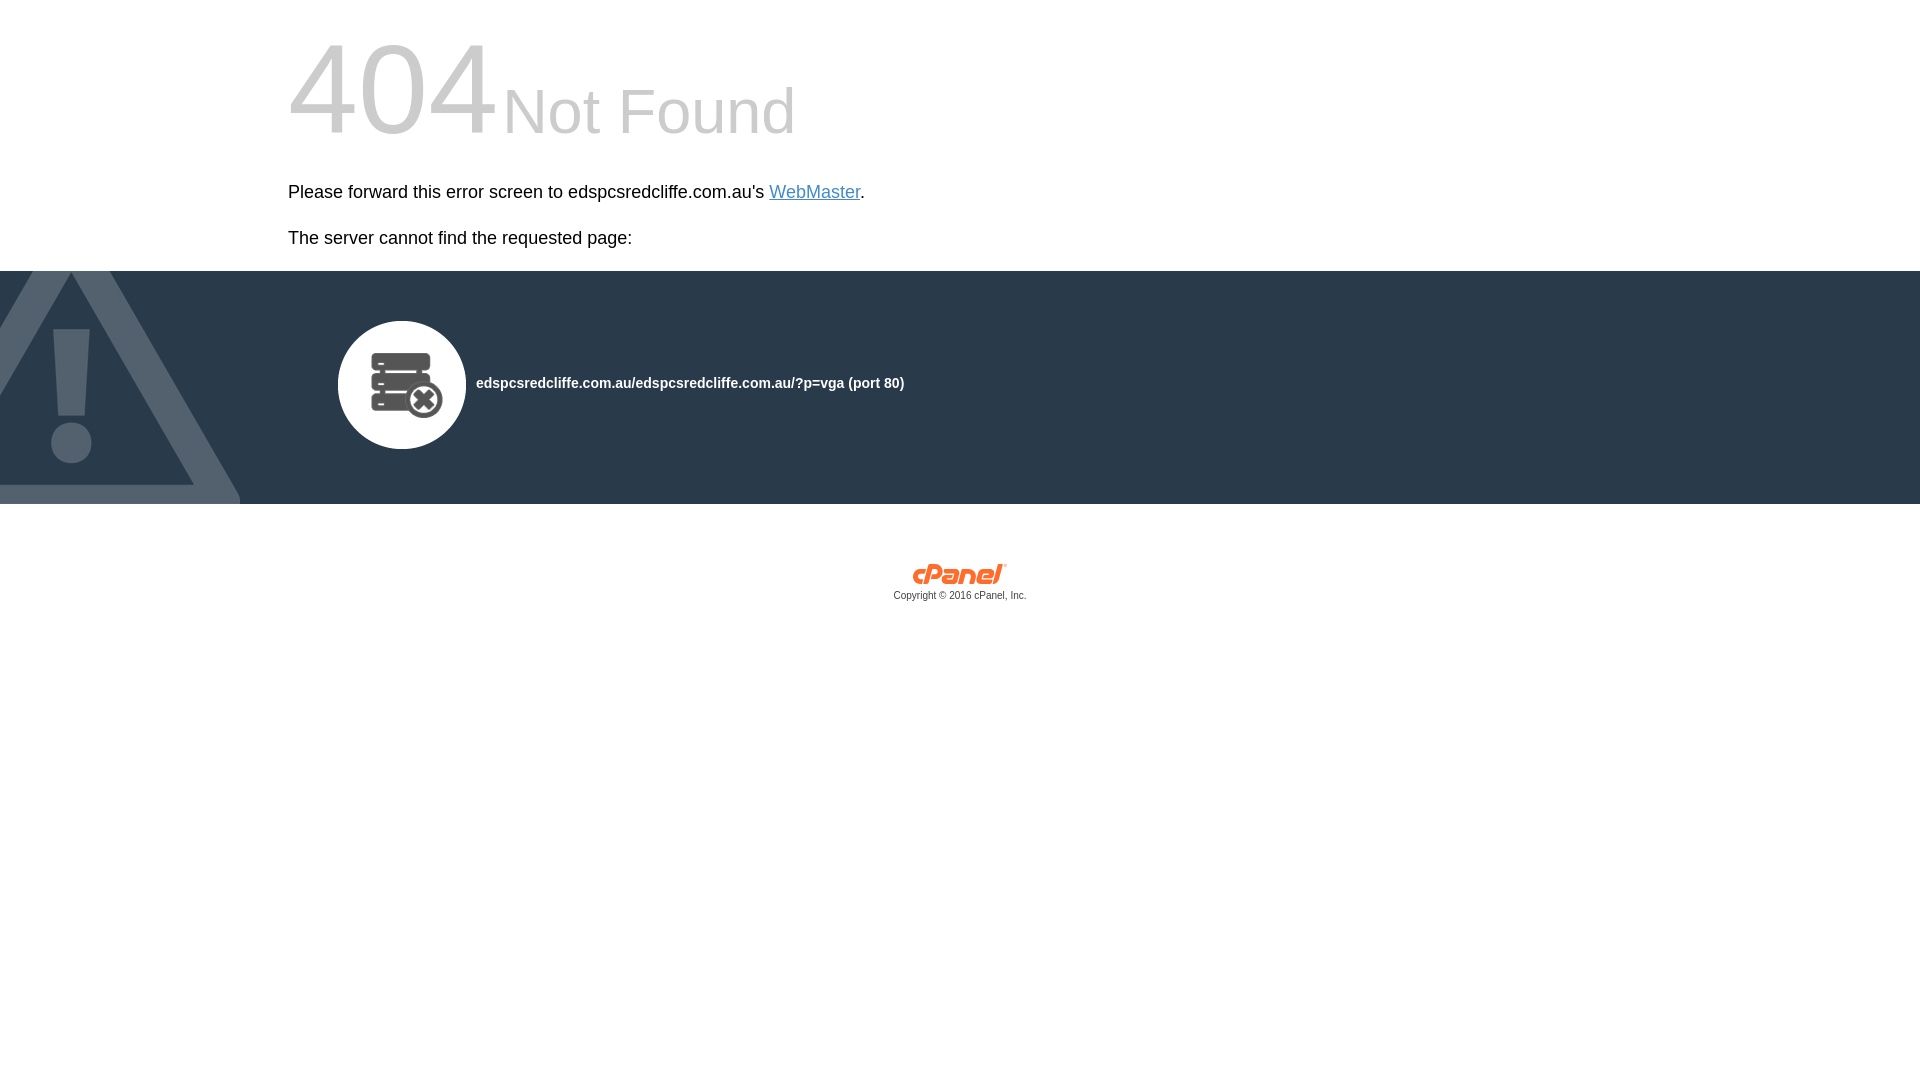 Image resolution: width=1920 pixels, height=1080 pixels. I want to click on 'WebMaster', so click(814, 192).